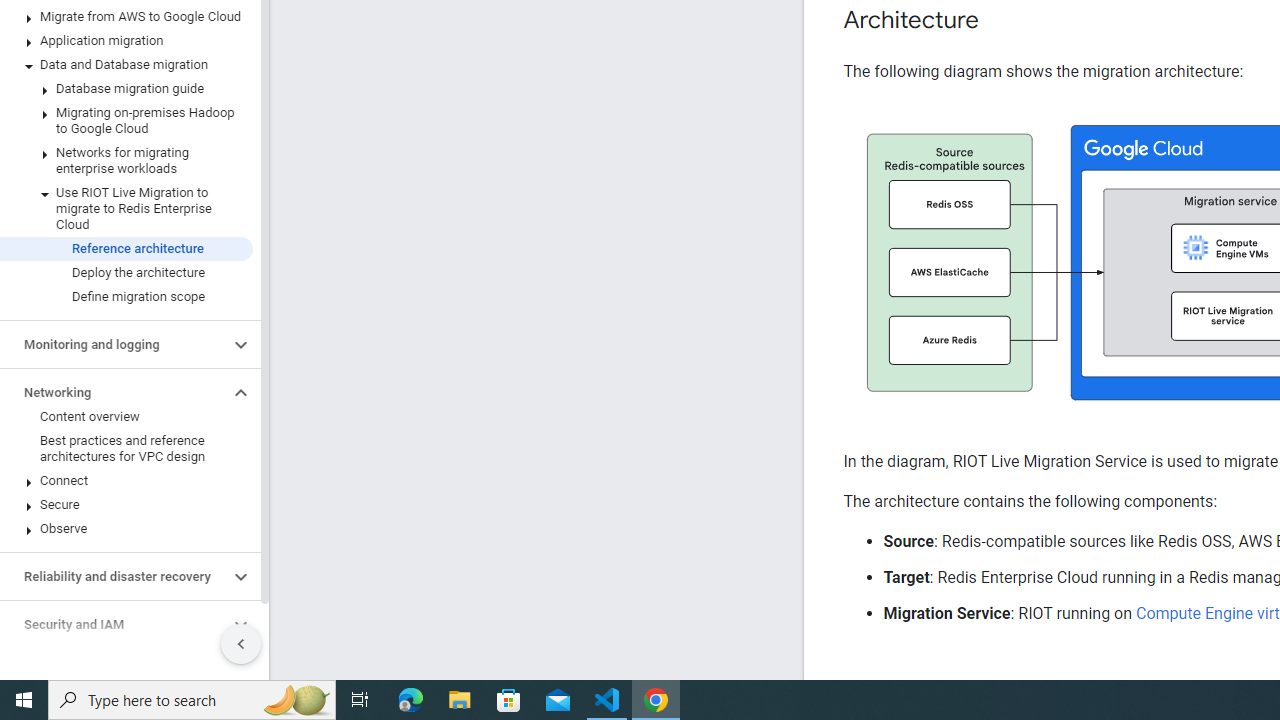  Describe the element at coordinates (125, 504) in the screenshot. I see `'Secure'` at that location.